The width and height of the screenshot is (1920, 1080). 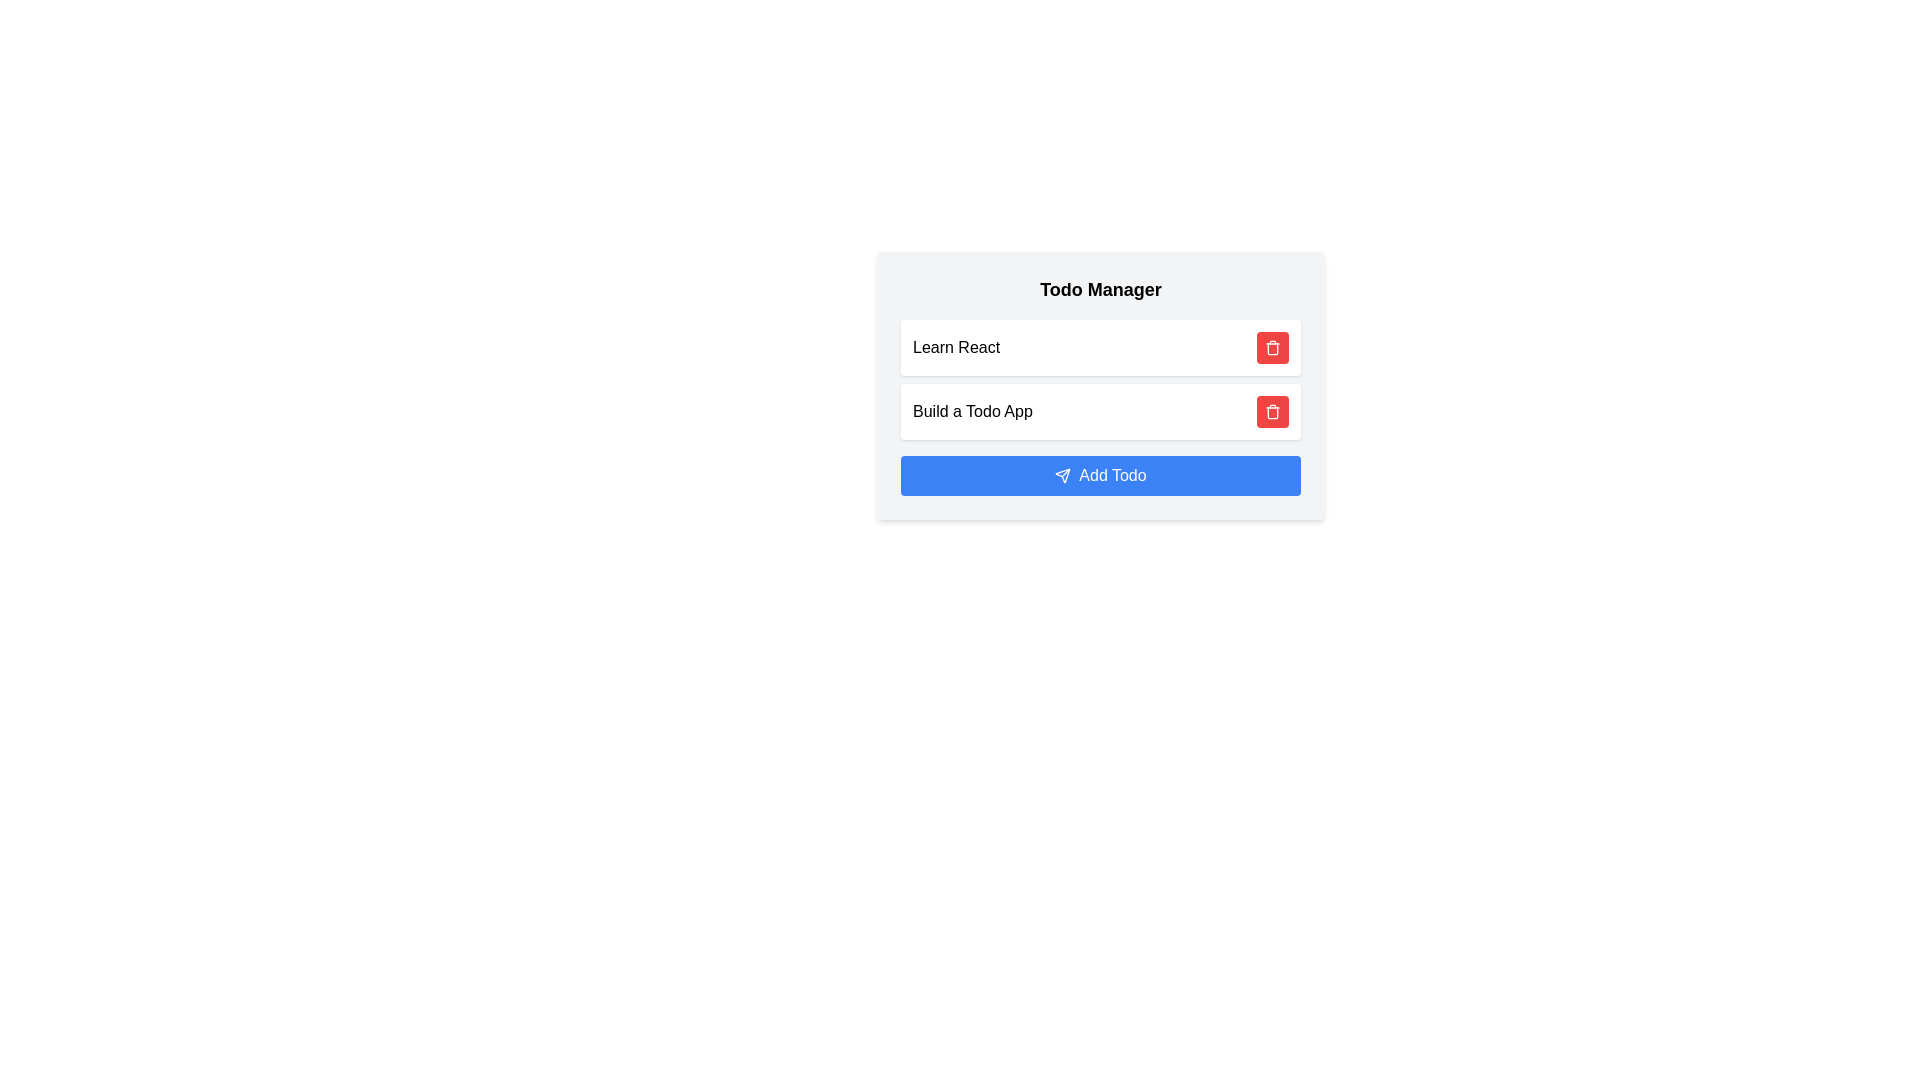 What do you see at coordinates (972, 411) in the screenshot?
I see `the static text element representing a todo item in the second todo card, located below 'Learn React' and to the left of the delete button` at bounding box center [972, 411].